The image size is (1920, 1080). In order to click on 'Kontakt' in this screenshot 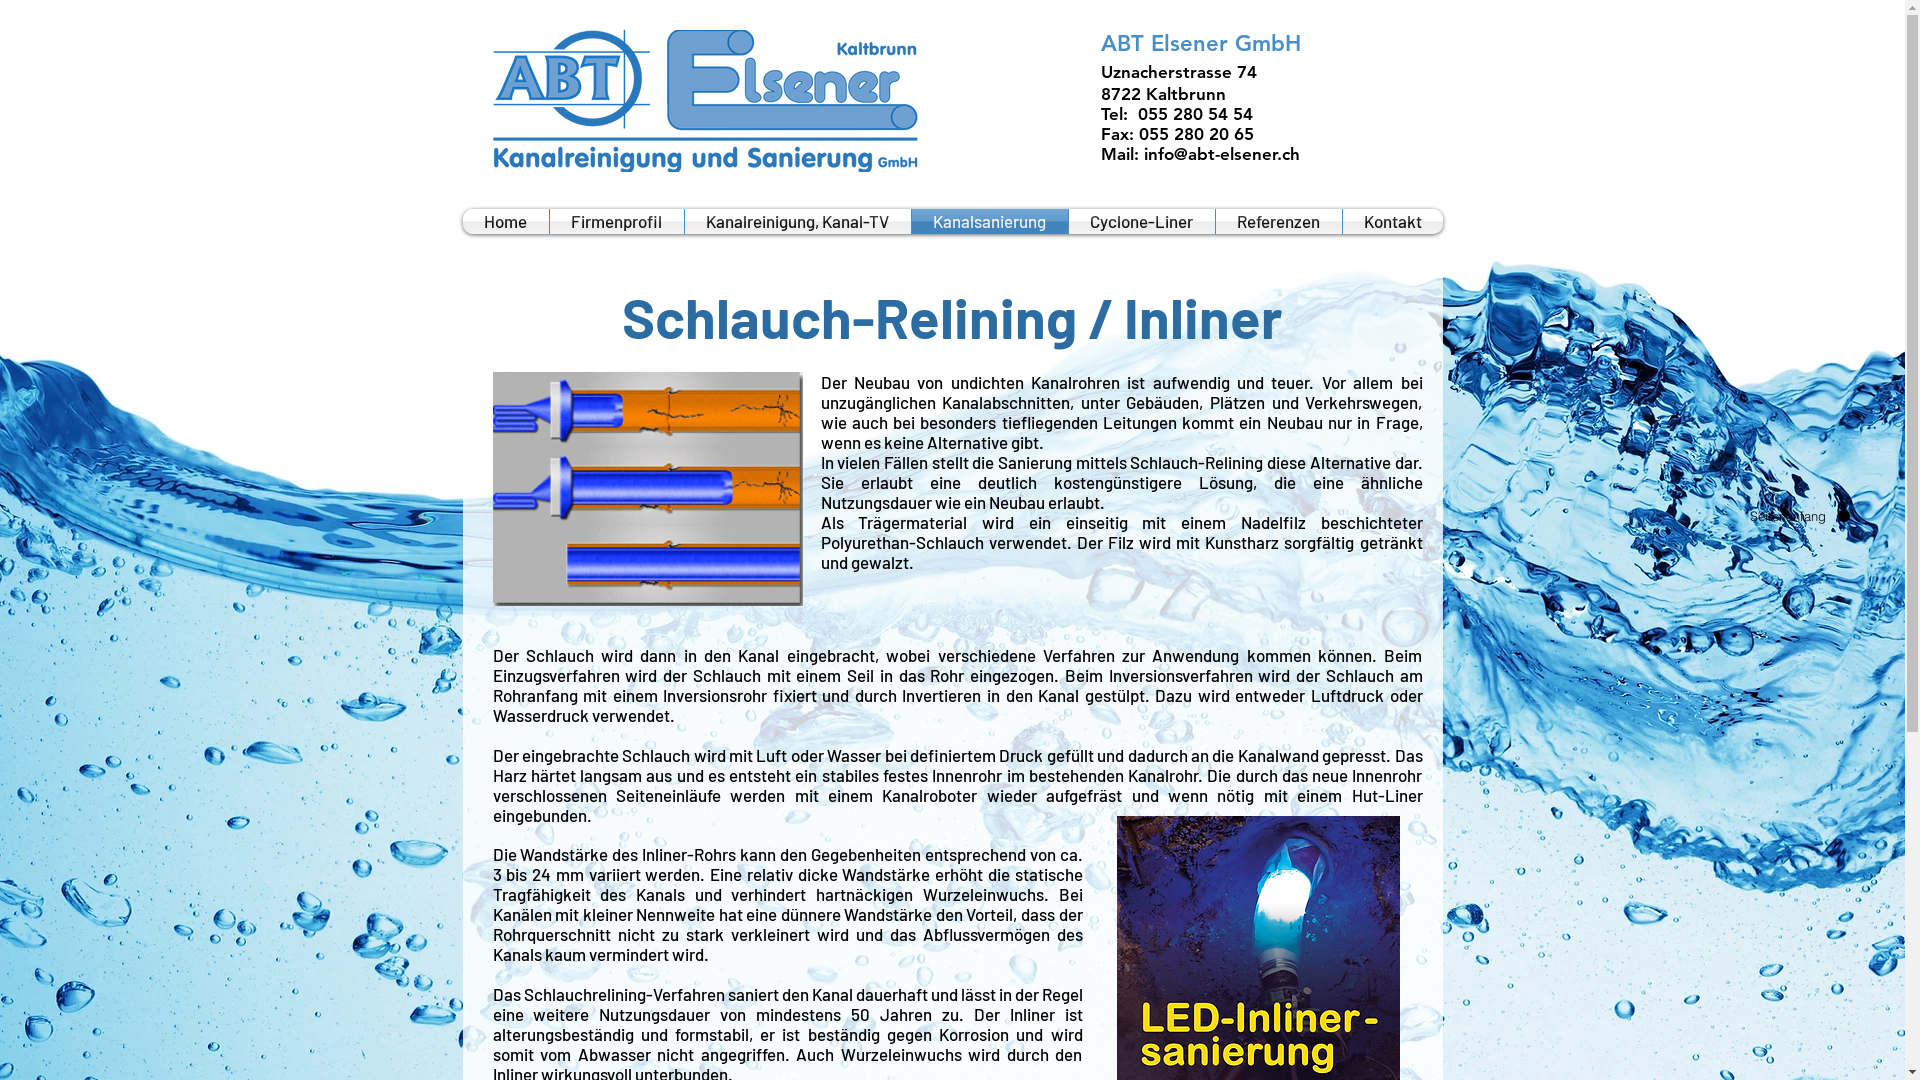, I will do `click(1391, 221)`.